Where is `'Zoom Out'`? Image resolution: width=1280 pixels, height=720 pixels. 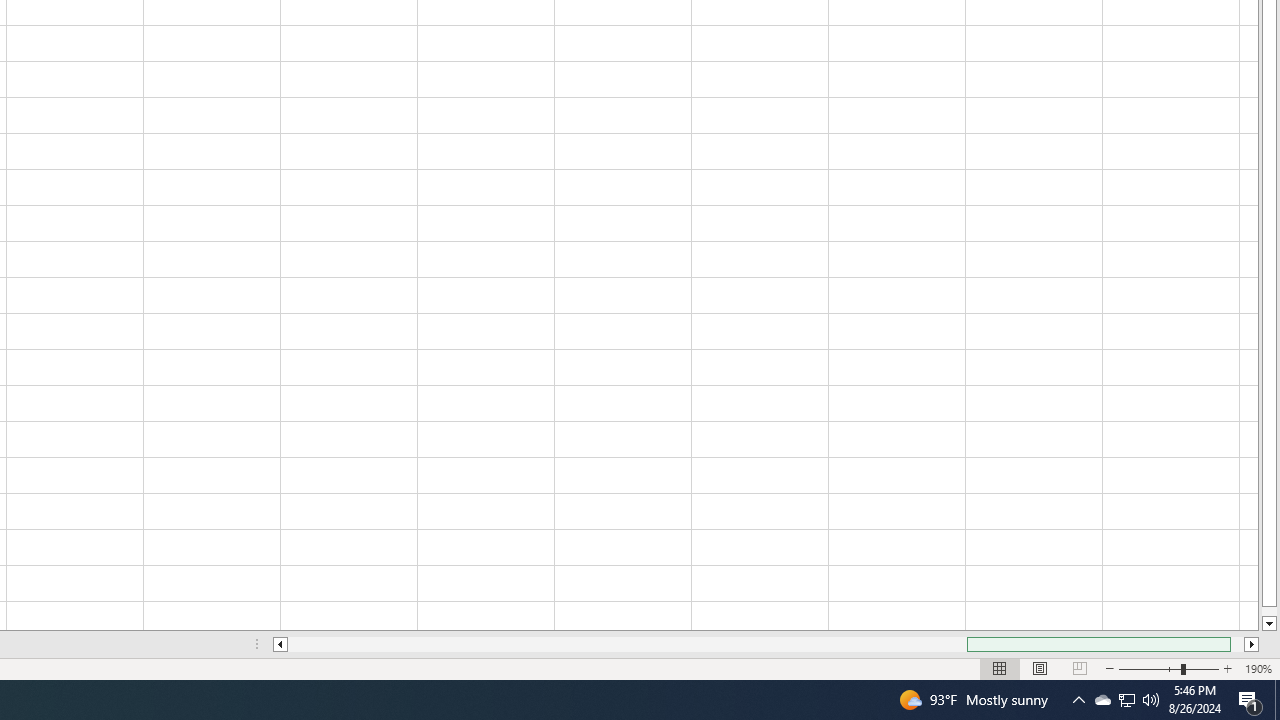 'Zoom Out' is located at coordinates (1150, 669).